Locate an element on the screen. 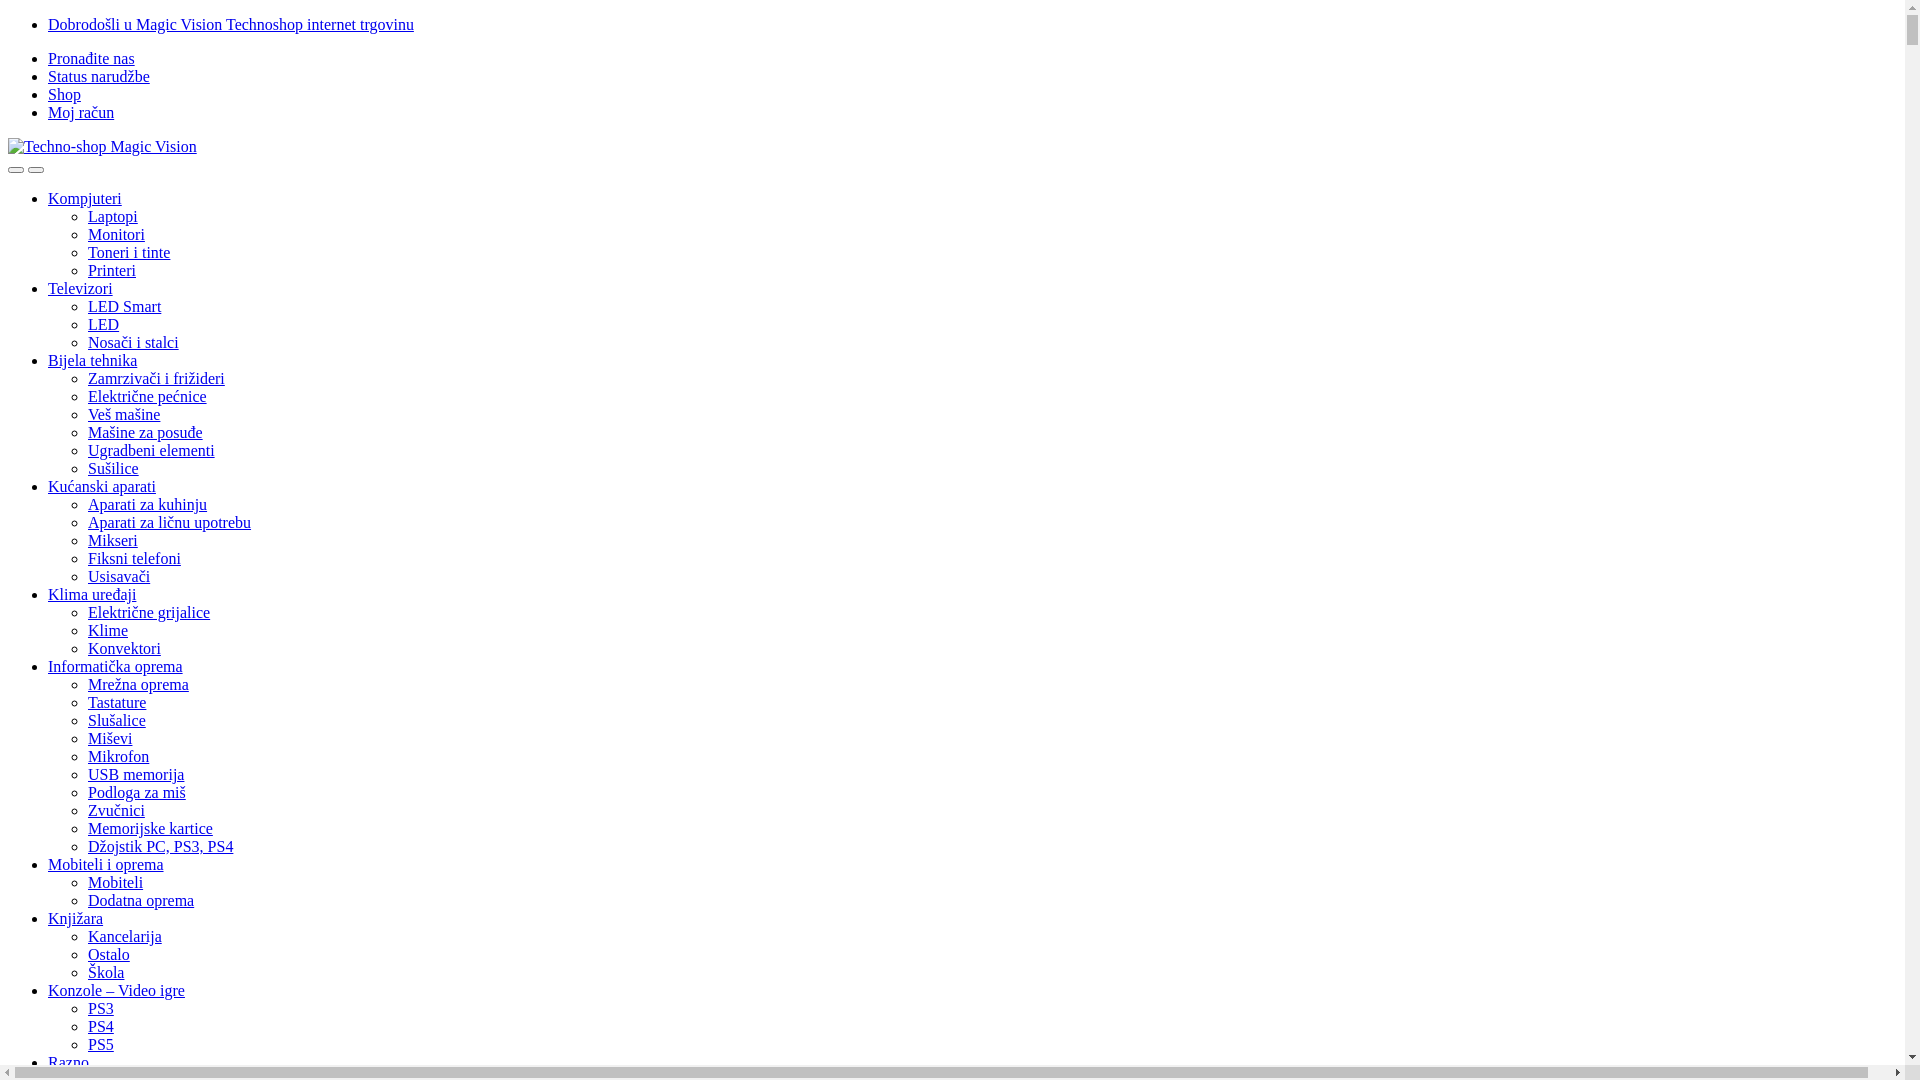 This screenshot has width=1920, height=1080. 'USB memorija' is located at coordinates (86, 773).